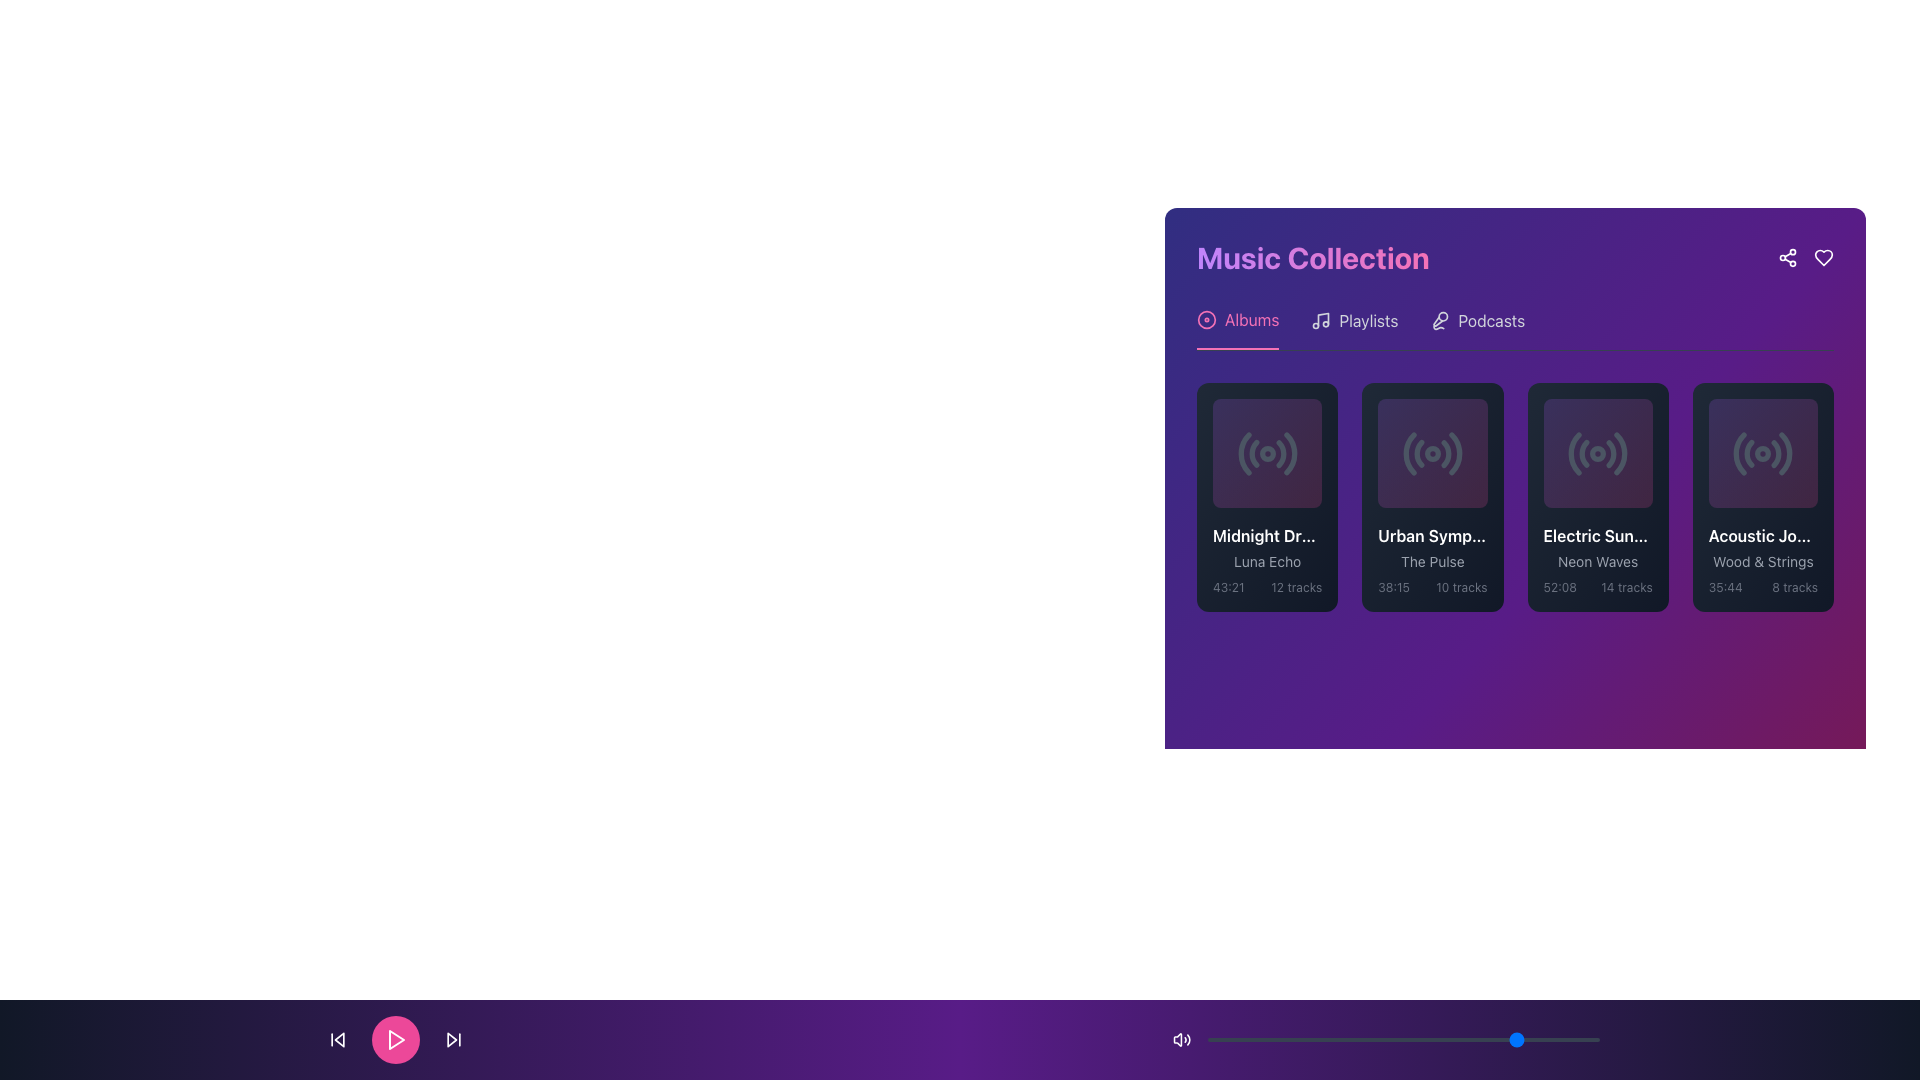 This screenshot has width=1920, height=1080. I want to click on the circular pink button with a play icon located at the center of the rightmost card in the 'Music Collection' section to play the media, so click(1763, 453).